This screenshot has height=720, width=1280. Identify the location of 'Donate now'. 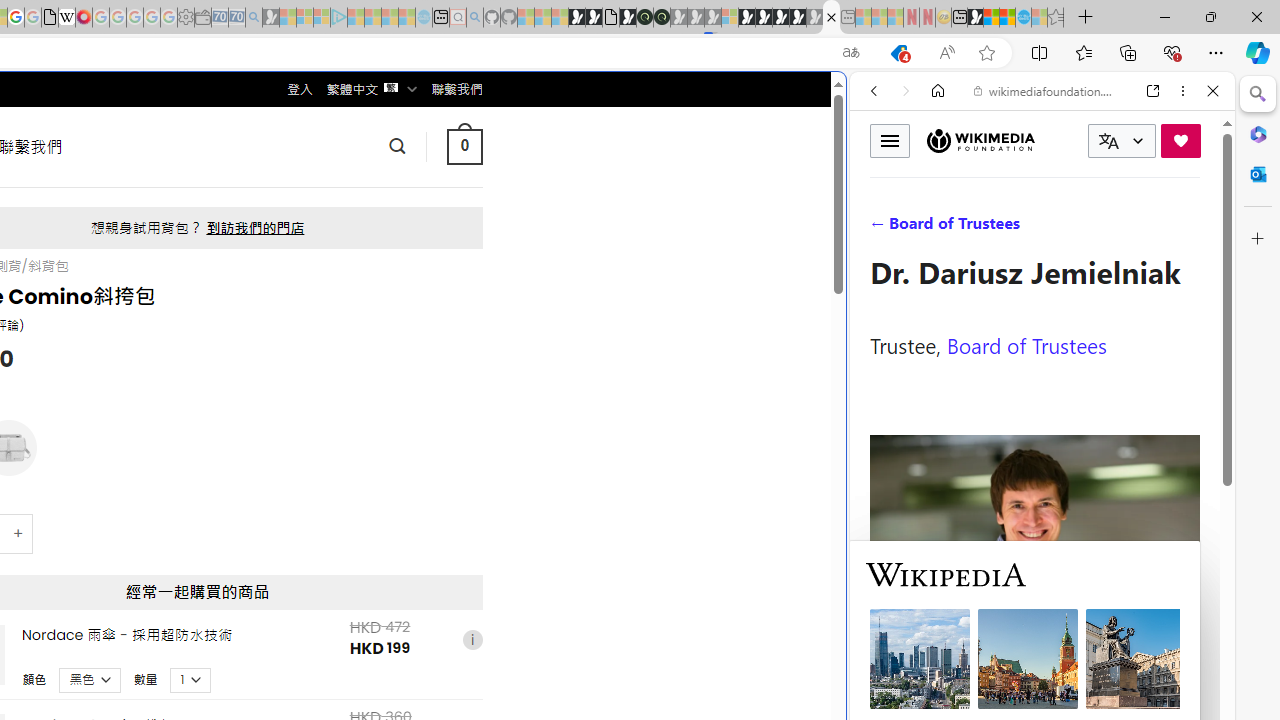
(1180, 139).